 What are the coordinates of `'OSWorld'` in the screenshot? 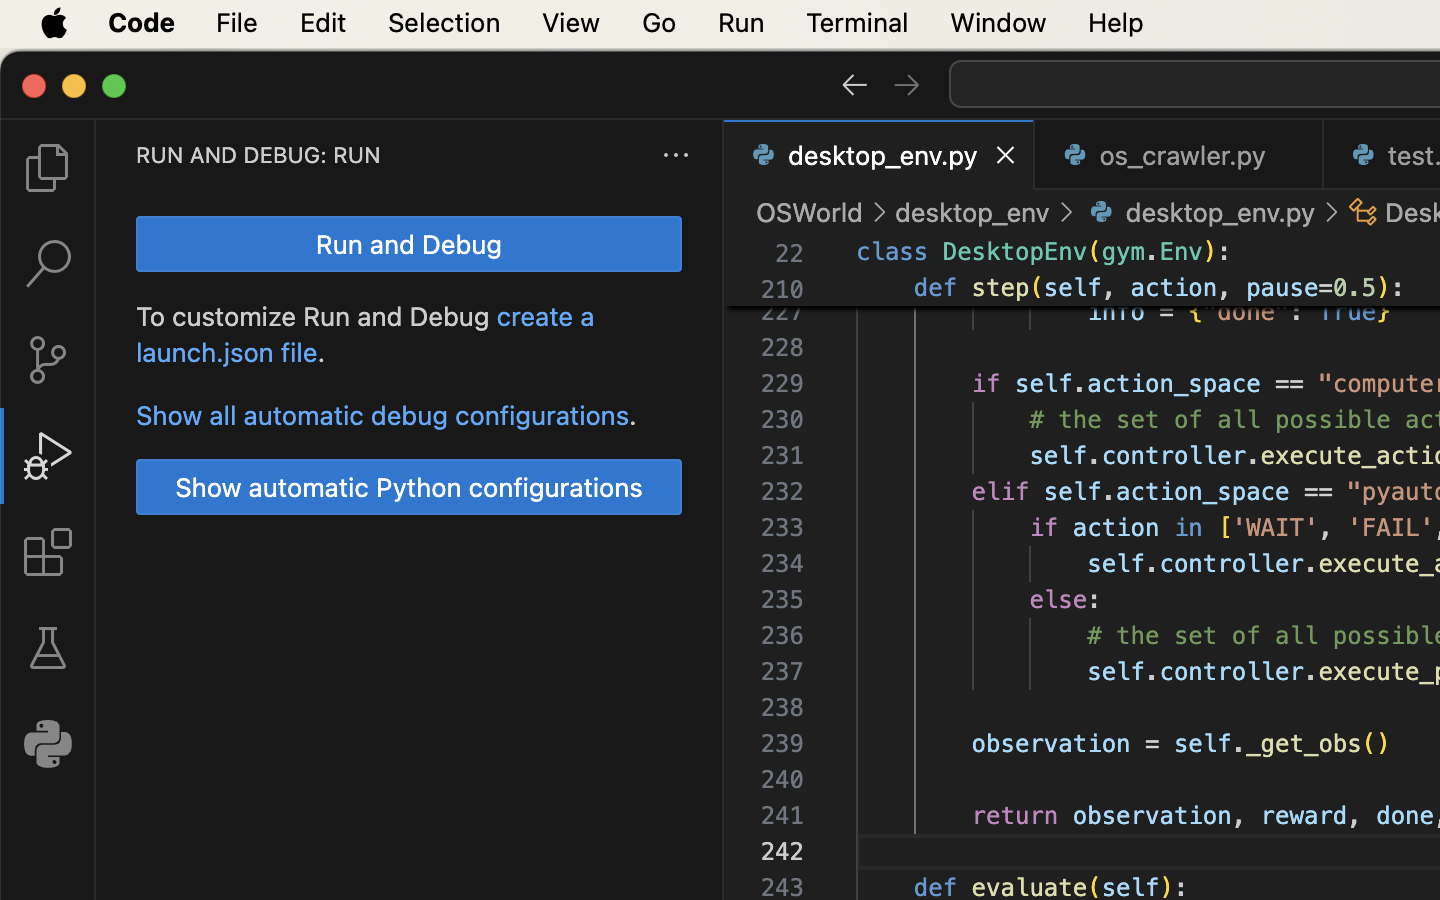 It's located at (810, 212).